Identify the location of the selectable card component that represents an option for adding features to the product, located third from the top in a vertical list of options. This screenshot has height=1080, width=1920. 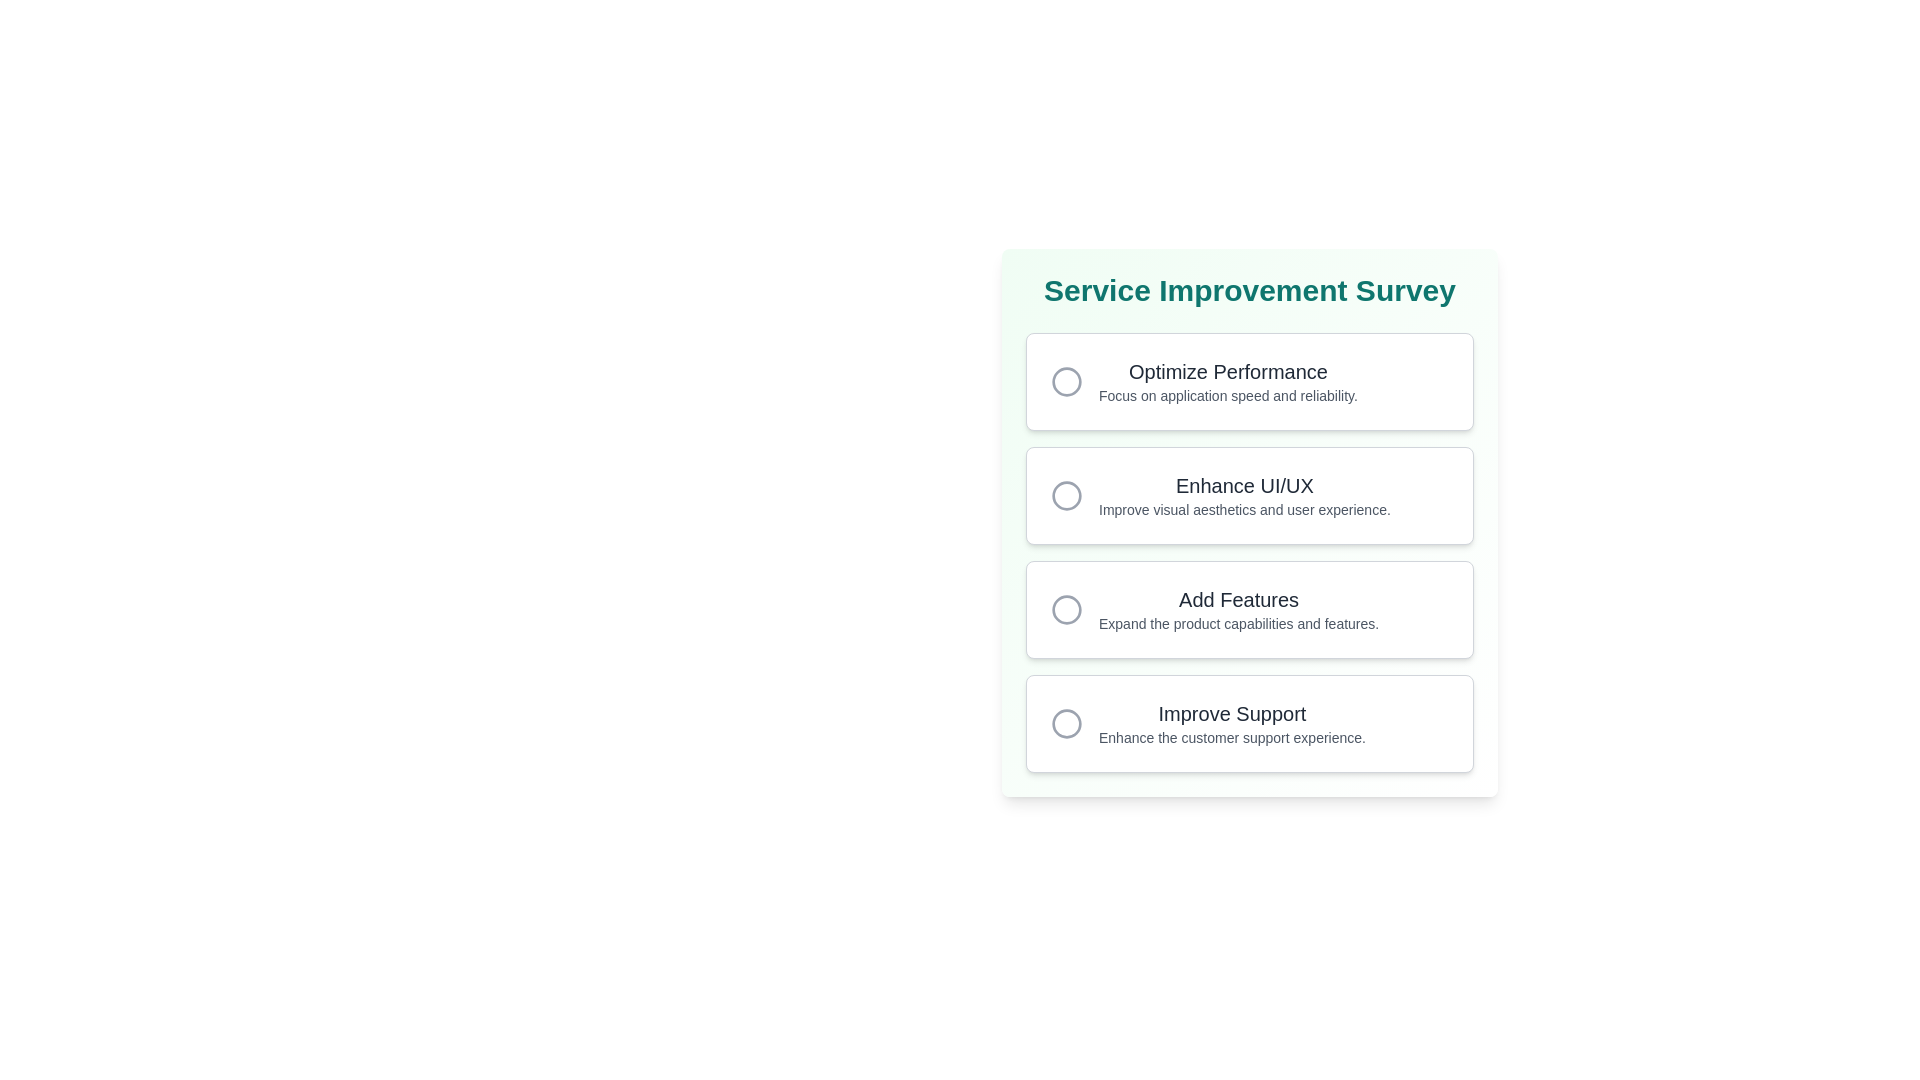
(1248, 608).